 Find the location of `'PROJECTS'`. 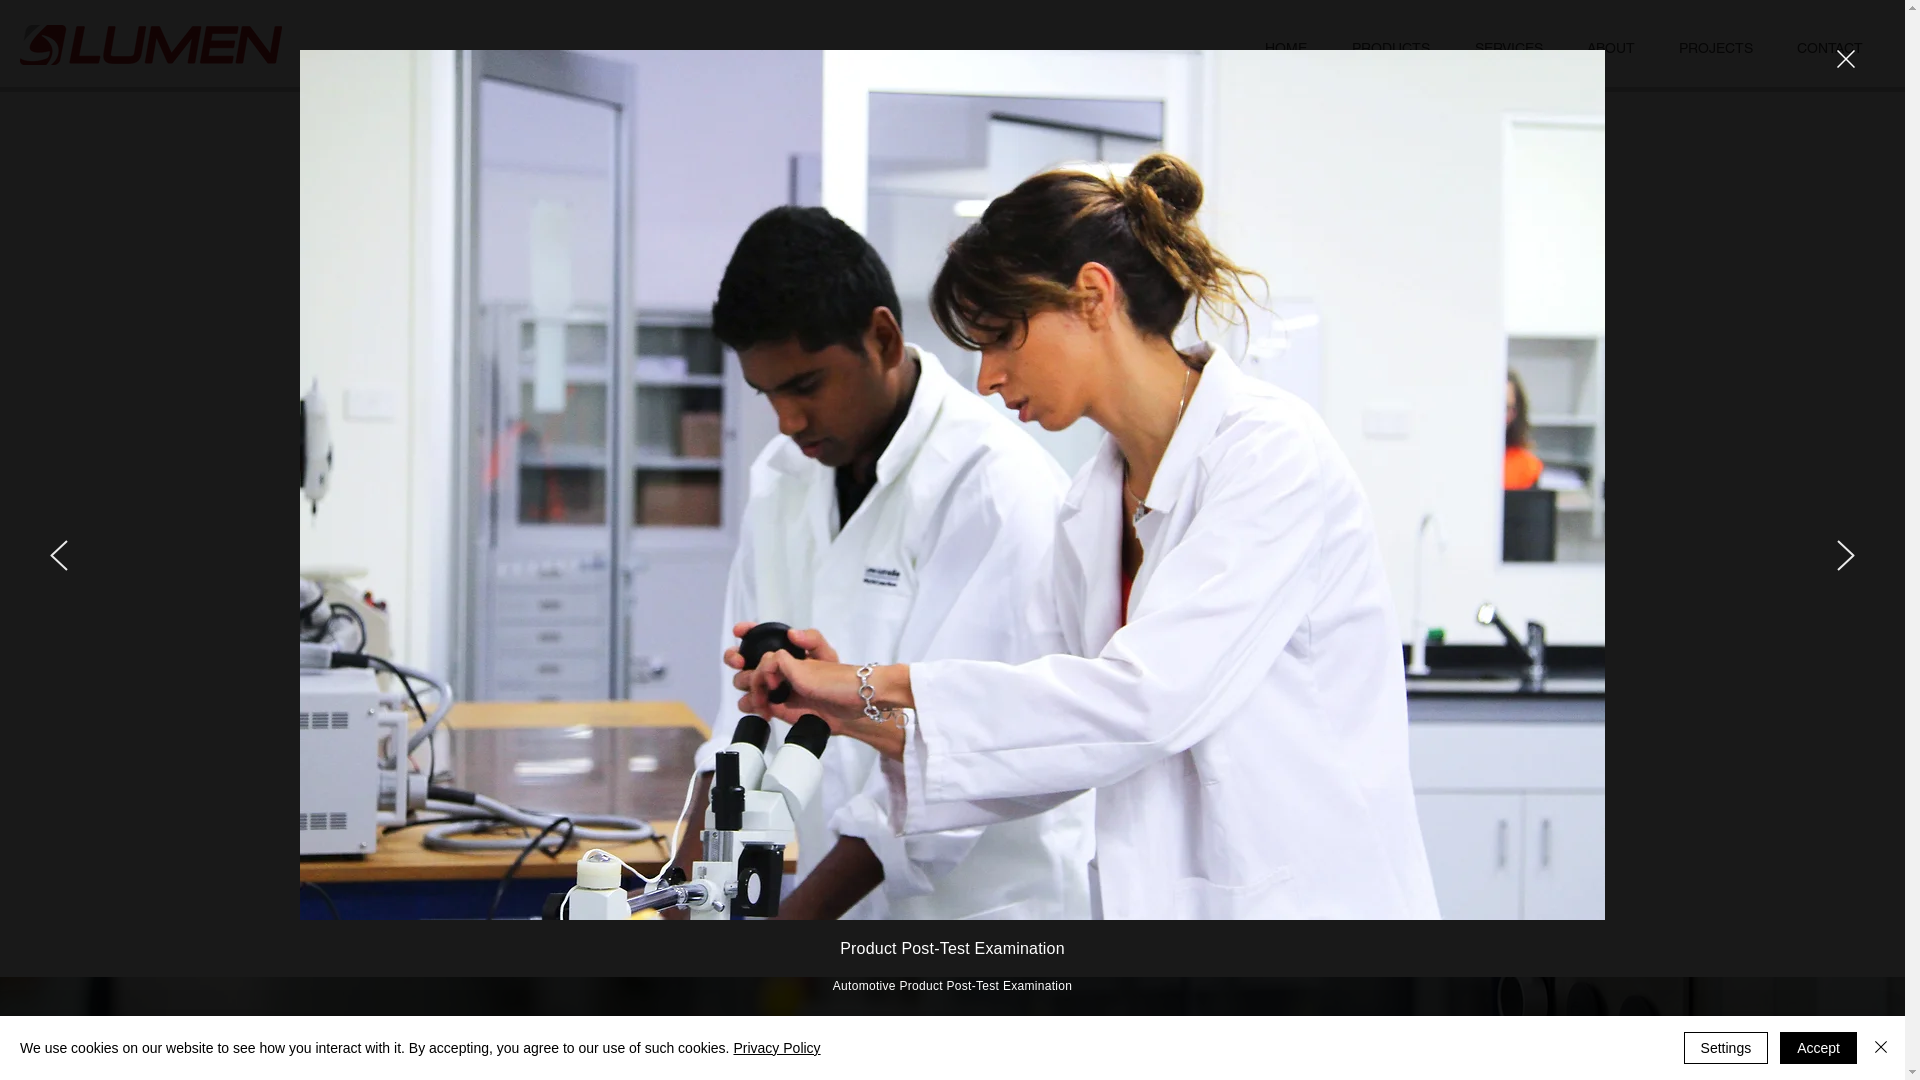

'PROJECTS' is located at coordinates (1715, 47).